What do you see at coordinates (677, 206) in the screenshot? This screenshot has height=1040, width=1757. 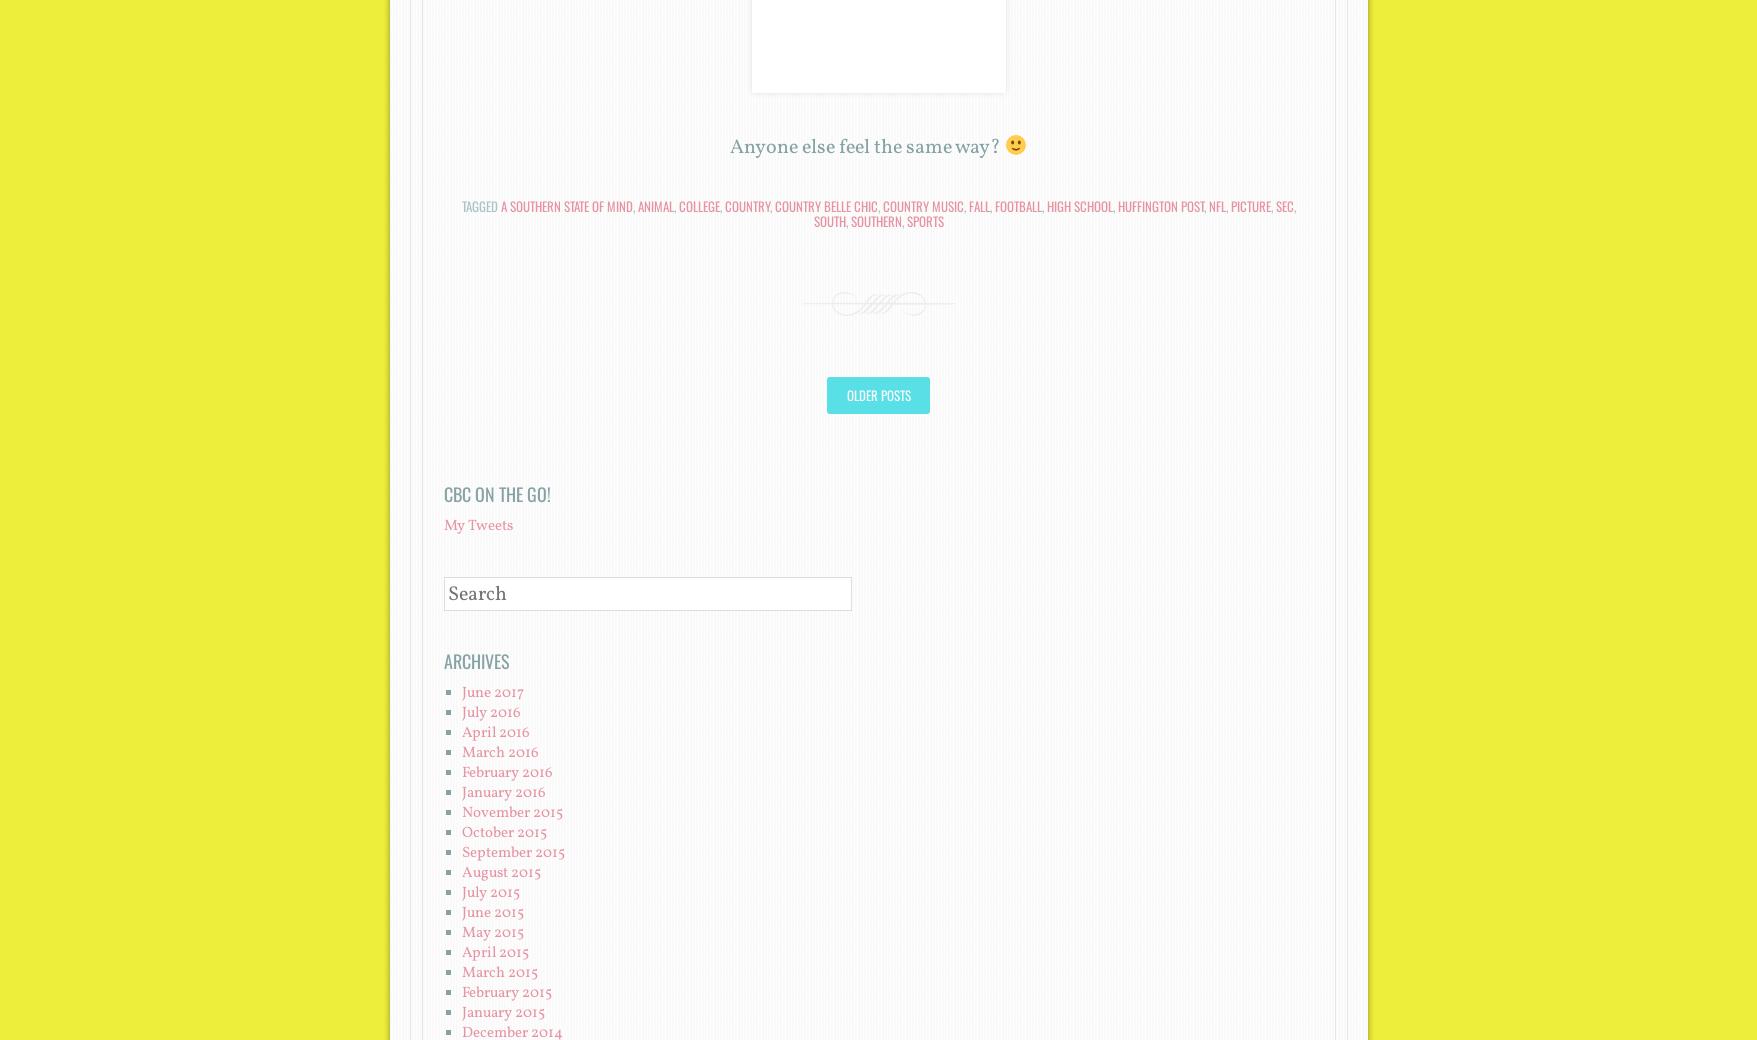 I see `'college'` at bounding box center [677, 206].